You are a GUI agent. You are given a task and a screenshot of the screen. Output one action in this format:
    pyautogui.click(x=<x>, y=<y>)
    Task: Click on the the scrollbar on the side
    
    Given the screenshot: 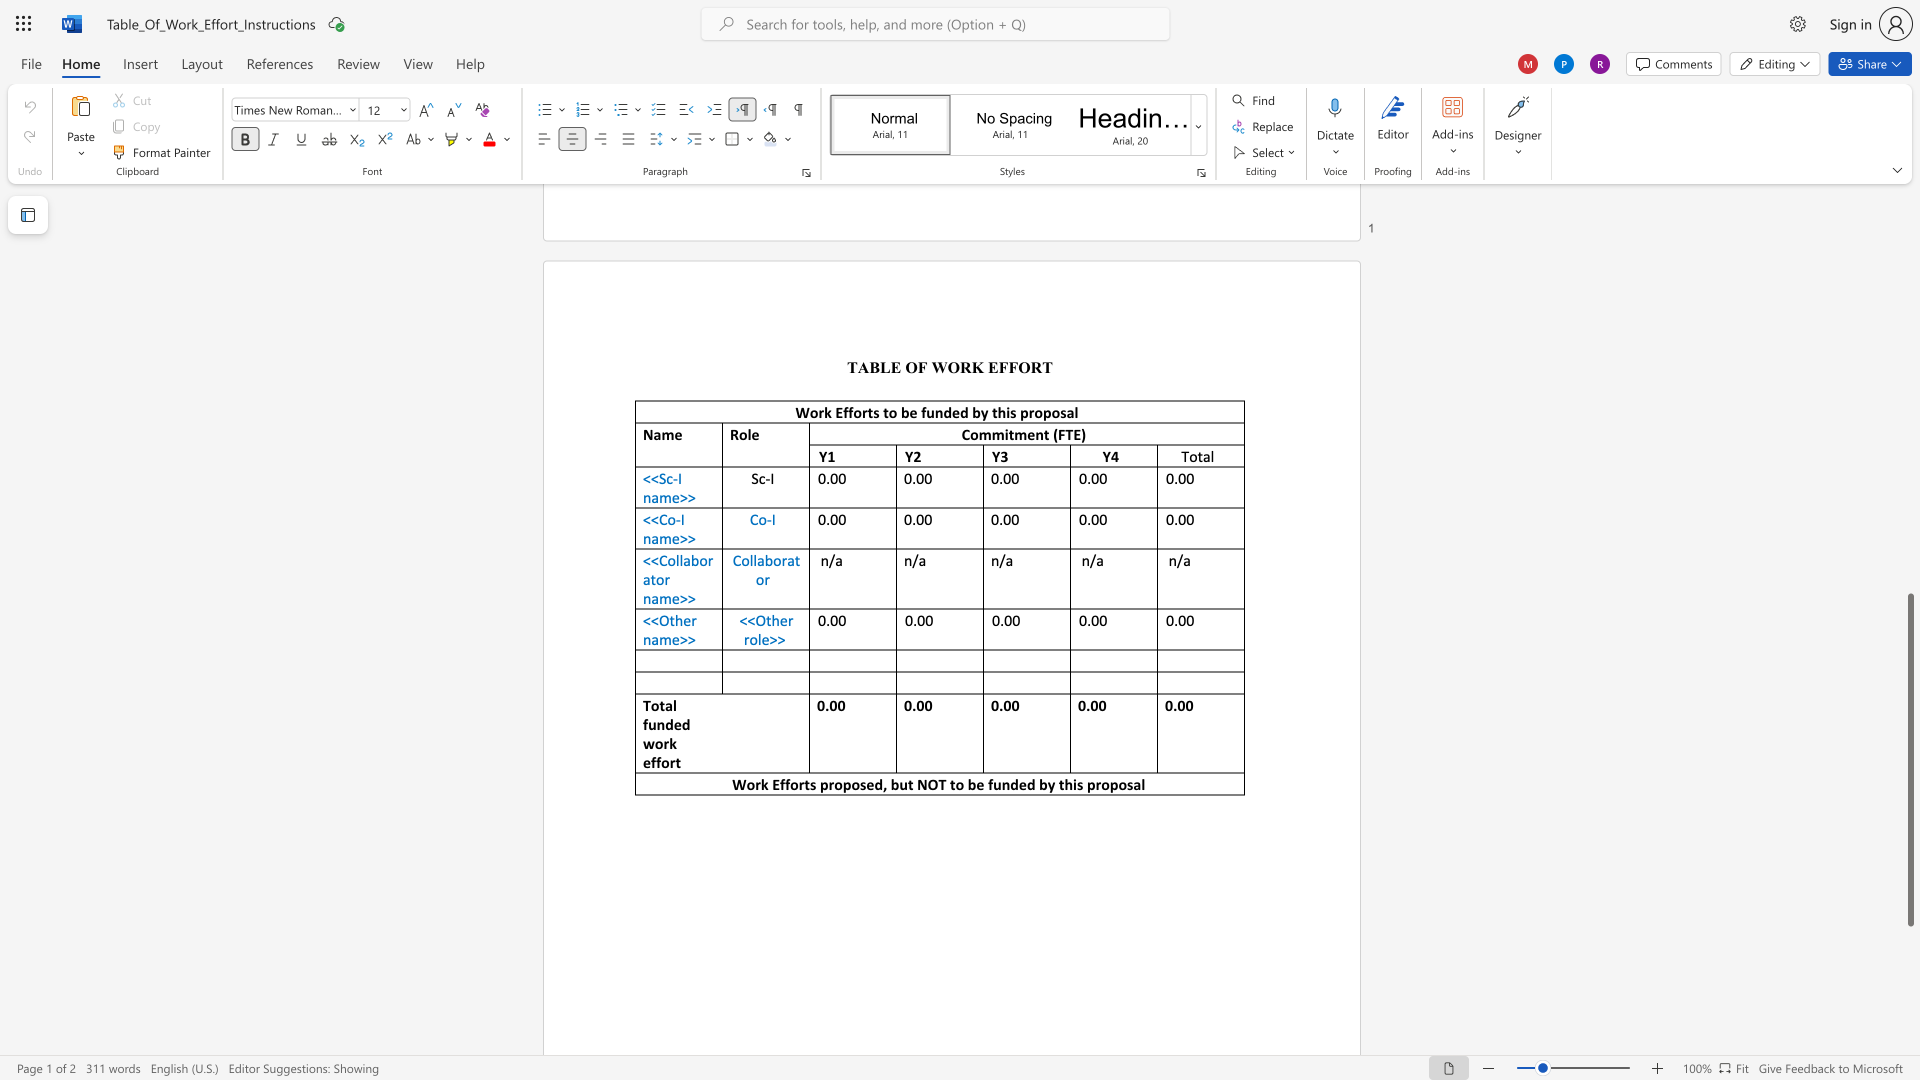 What is the action you would take?
    pyautogui.click(x=1909, y=238)
    